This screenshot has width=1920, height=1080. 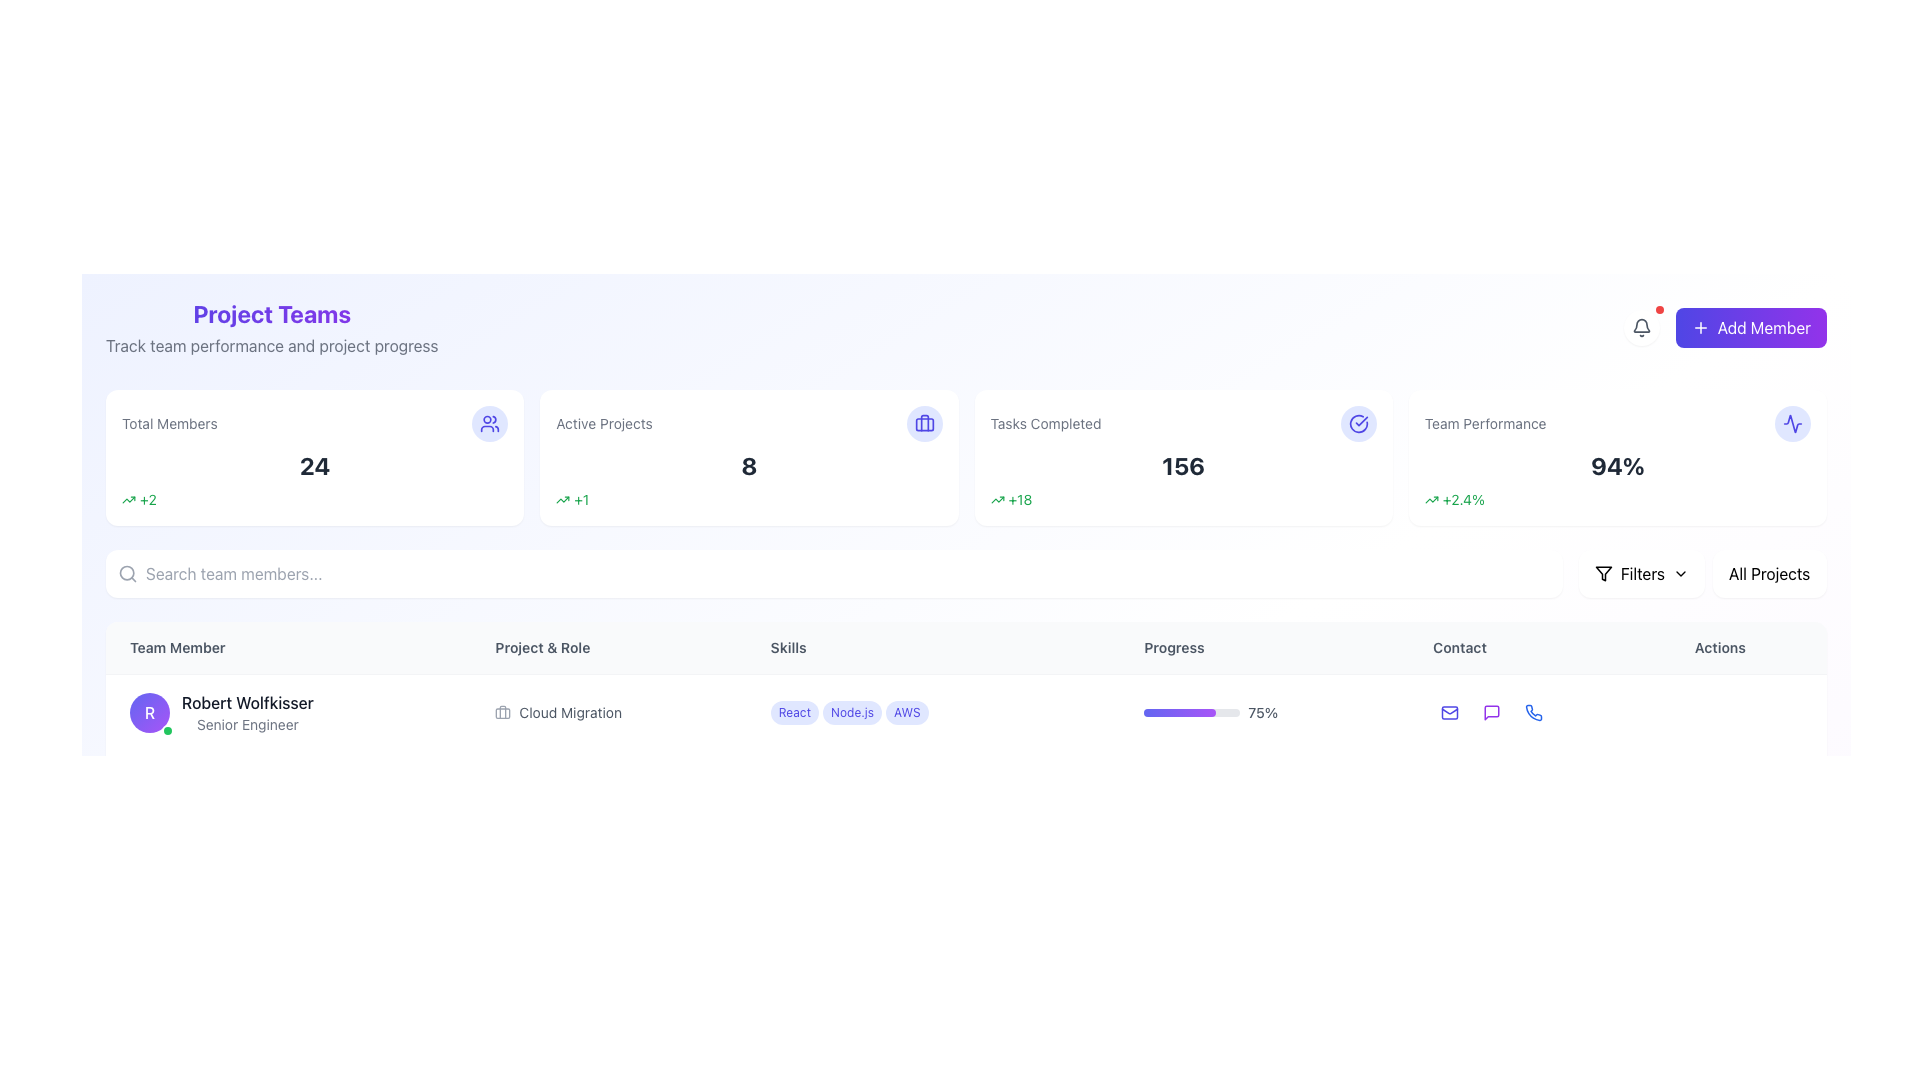 I want to click on the status indication of the small circular status indicator with a bright yellow fill and white outline, located at the lower-right corner of the profile icon displaying the letter 'J', so click(x=168, y=805).